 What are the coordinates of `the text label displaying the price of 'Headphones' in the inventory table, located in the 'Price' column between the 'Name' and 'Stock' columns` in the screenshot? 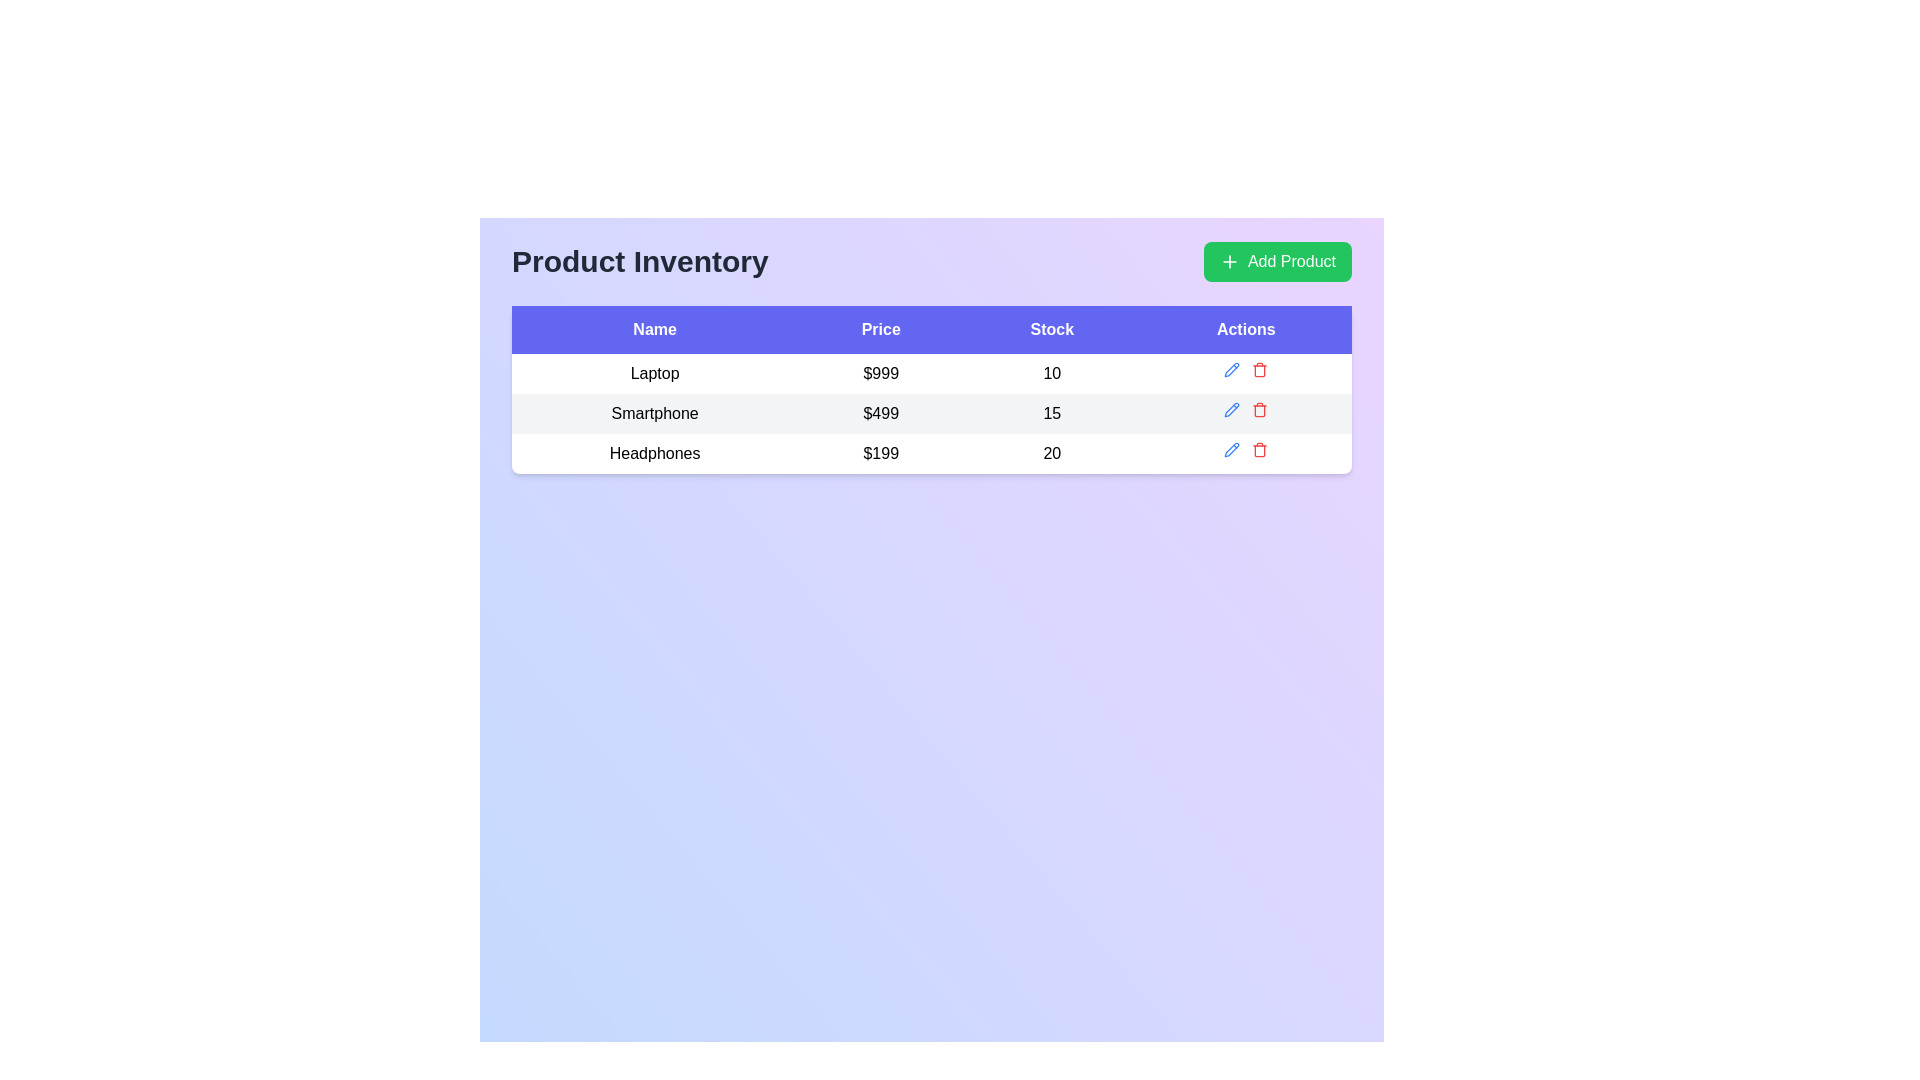 It's located at (880, 454).